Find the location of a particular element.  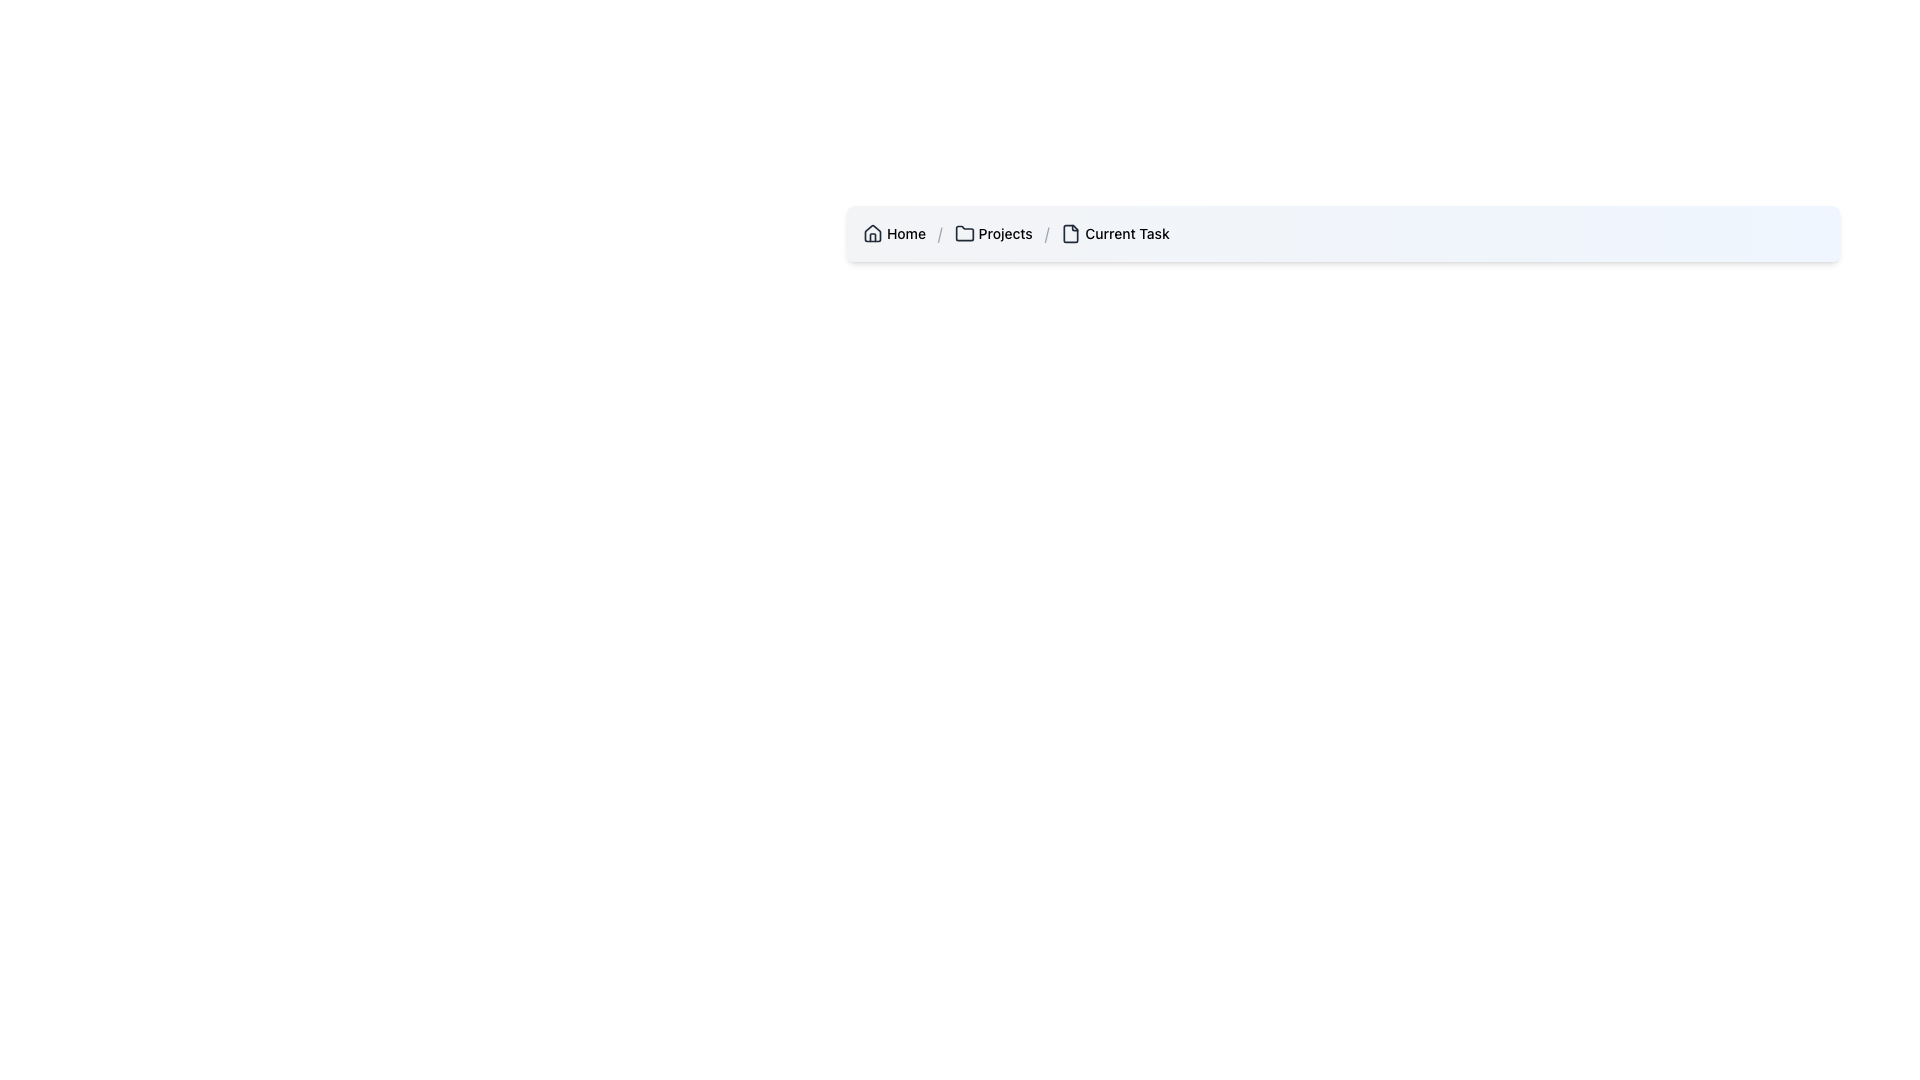

the second breadcrumb separator in the navigation bar which visually separates the 'Home' and 'Projects' links is located at coordinates (939, 233).